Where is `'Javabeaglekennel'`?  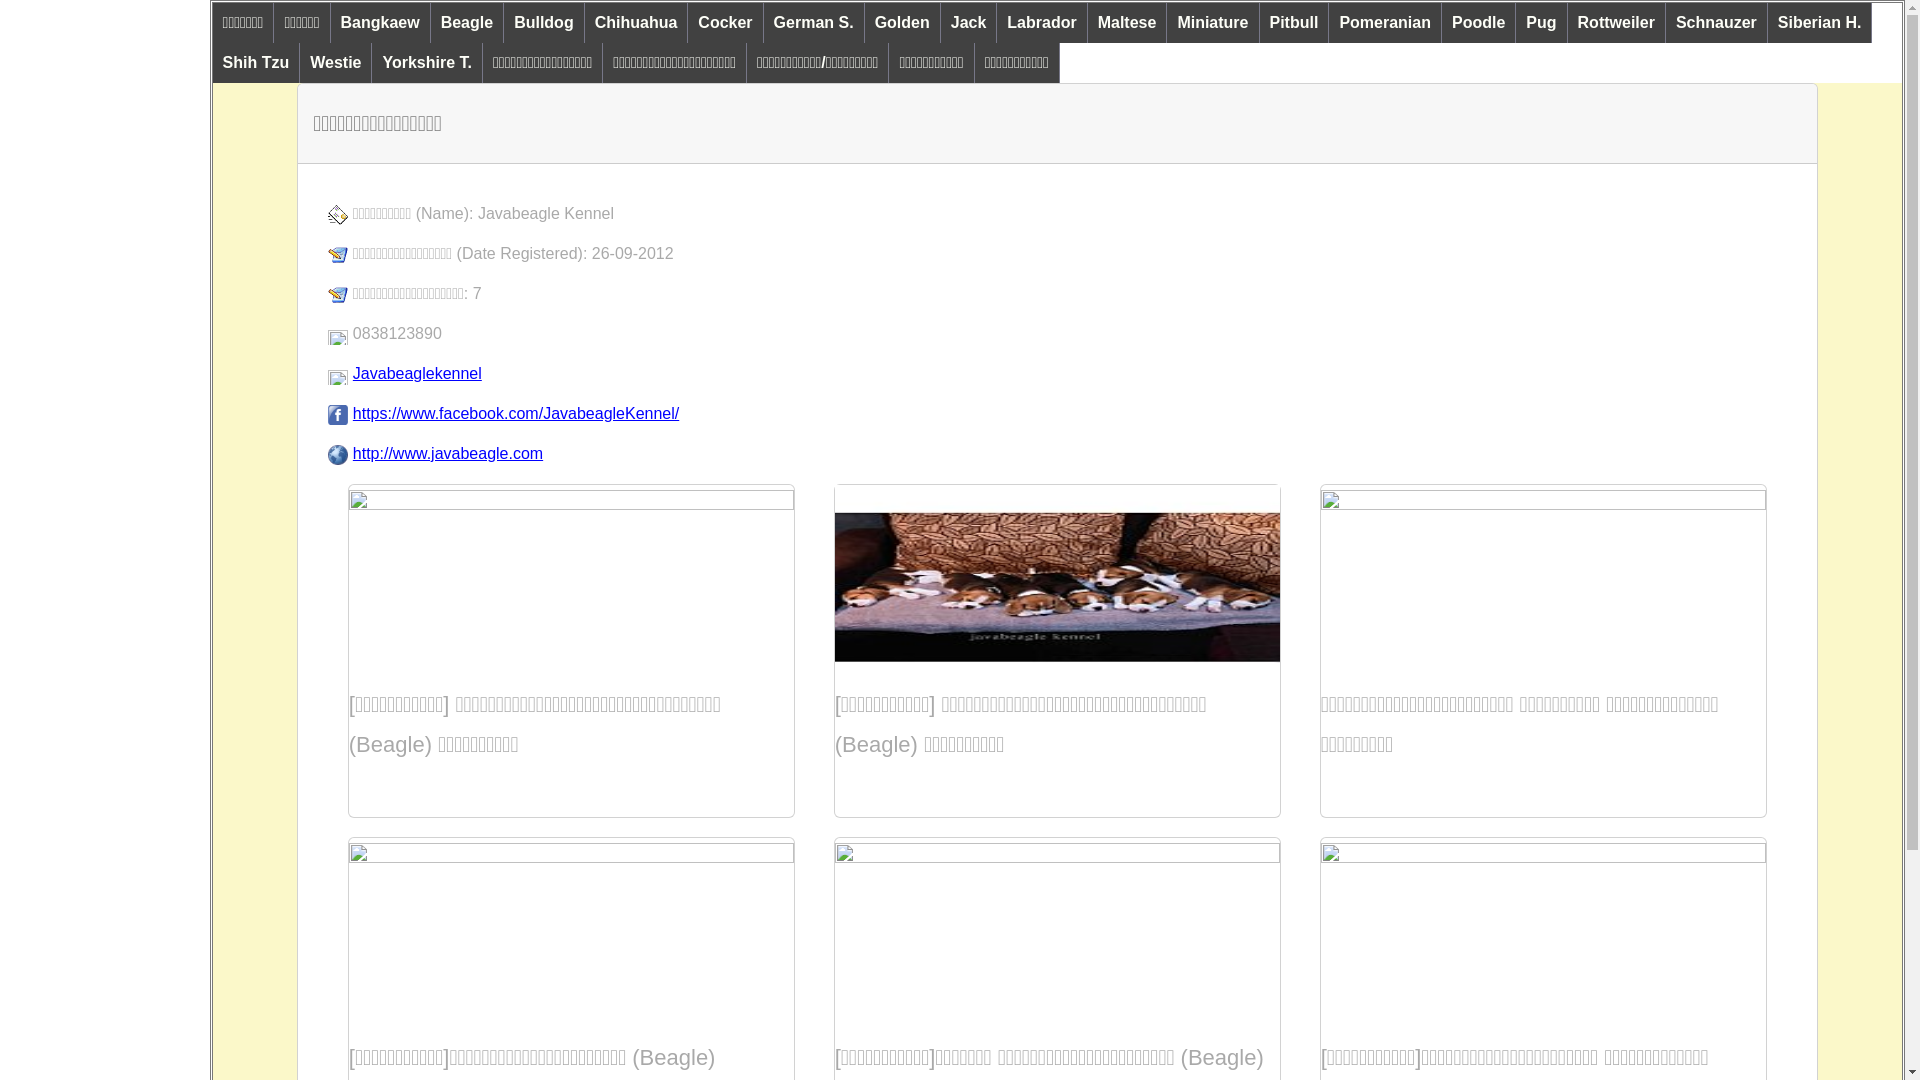 'Javabeaglekennel' is located at coordinates (416, 373).